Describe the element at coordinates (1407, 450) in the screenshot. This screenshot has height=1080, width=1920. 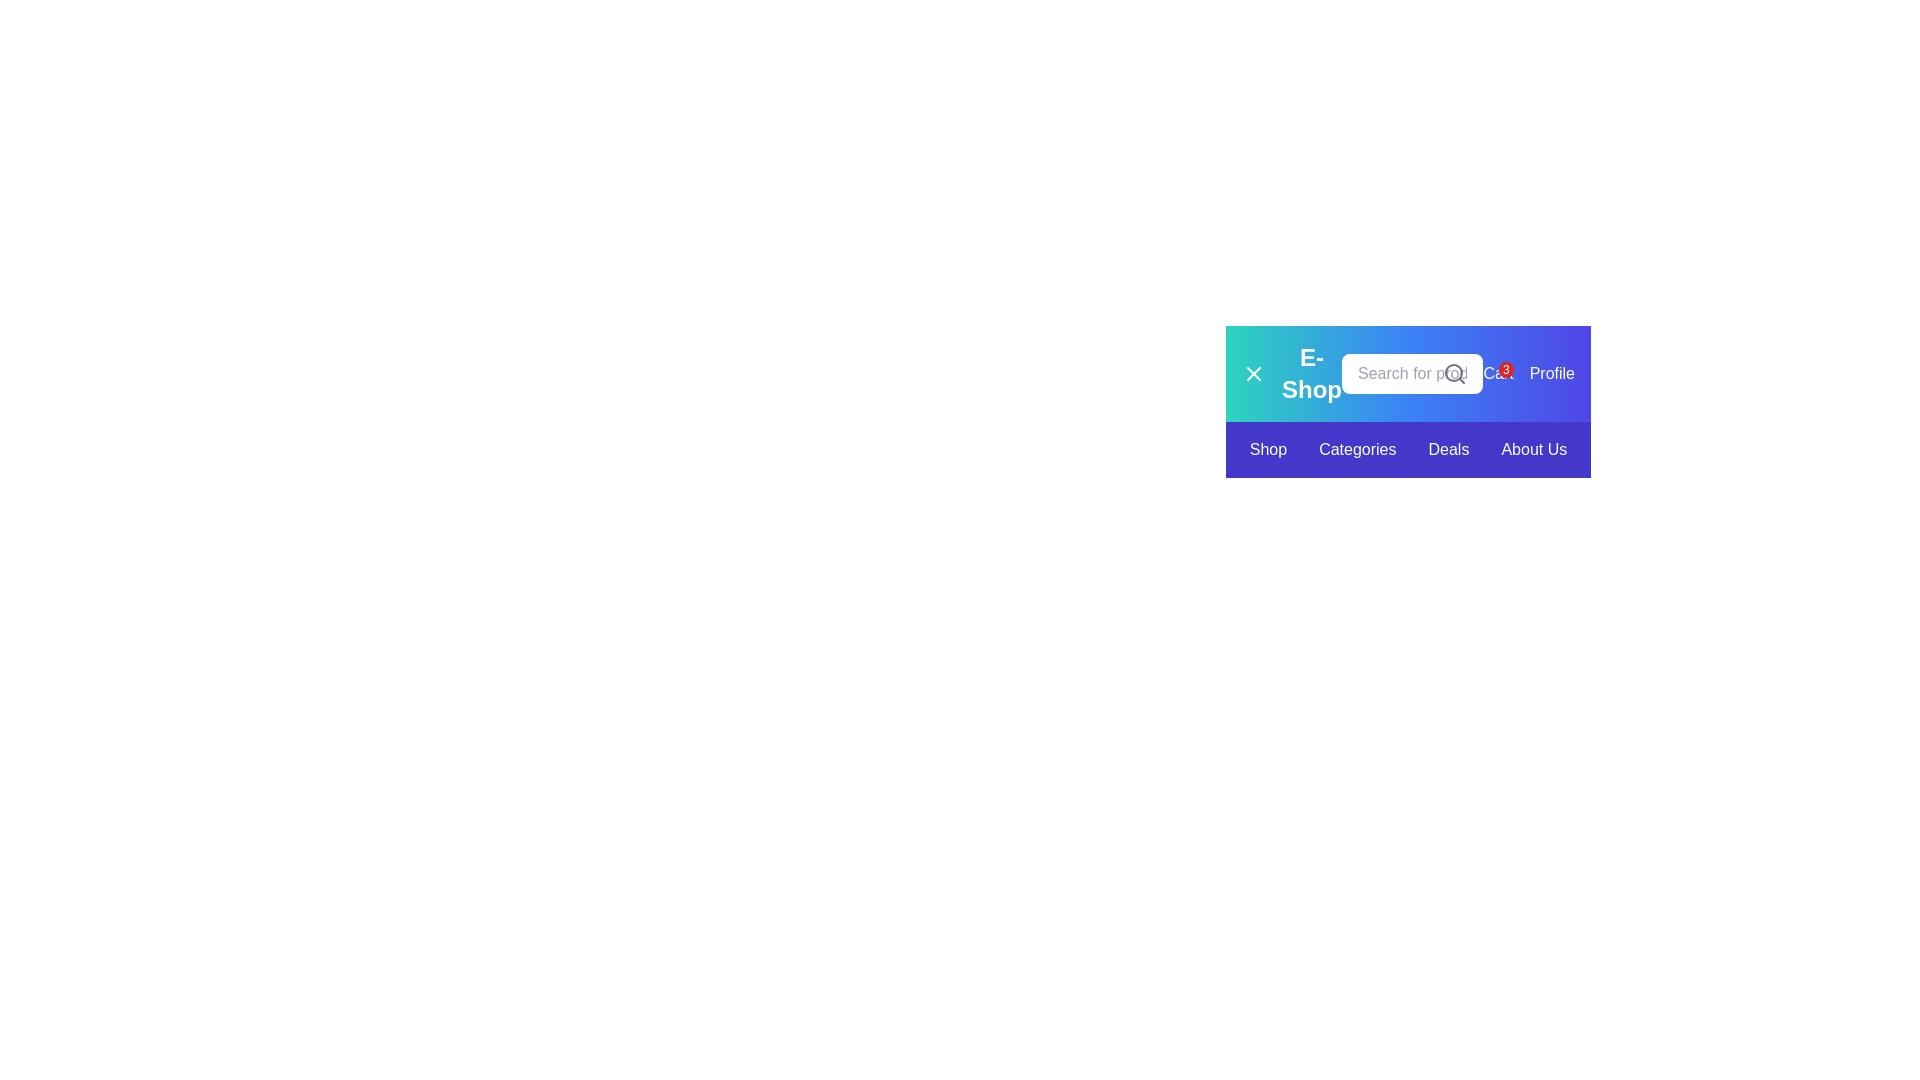
I see `the Navigation menu bar` at that location.